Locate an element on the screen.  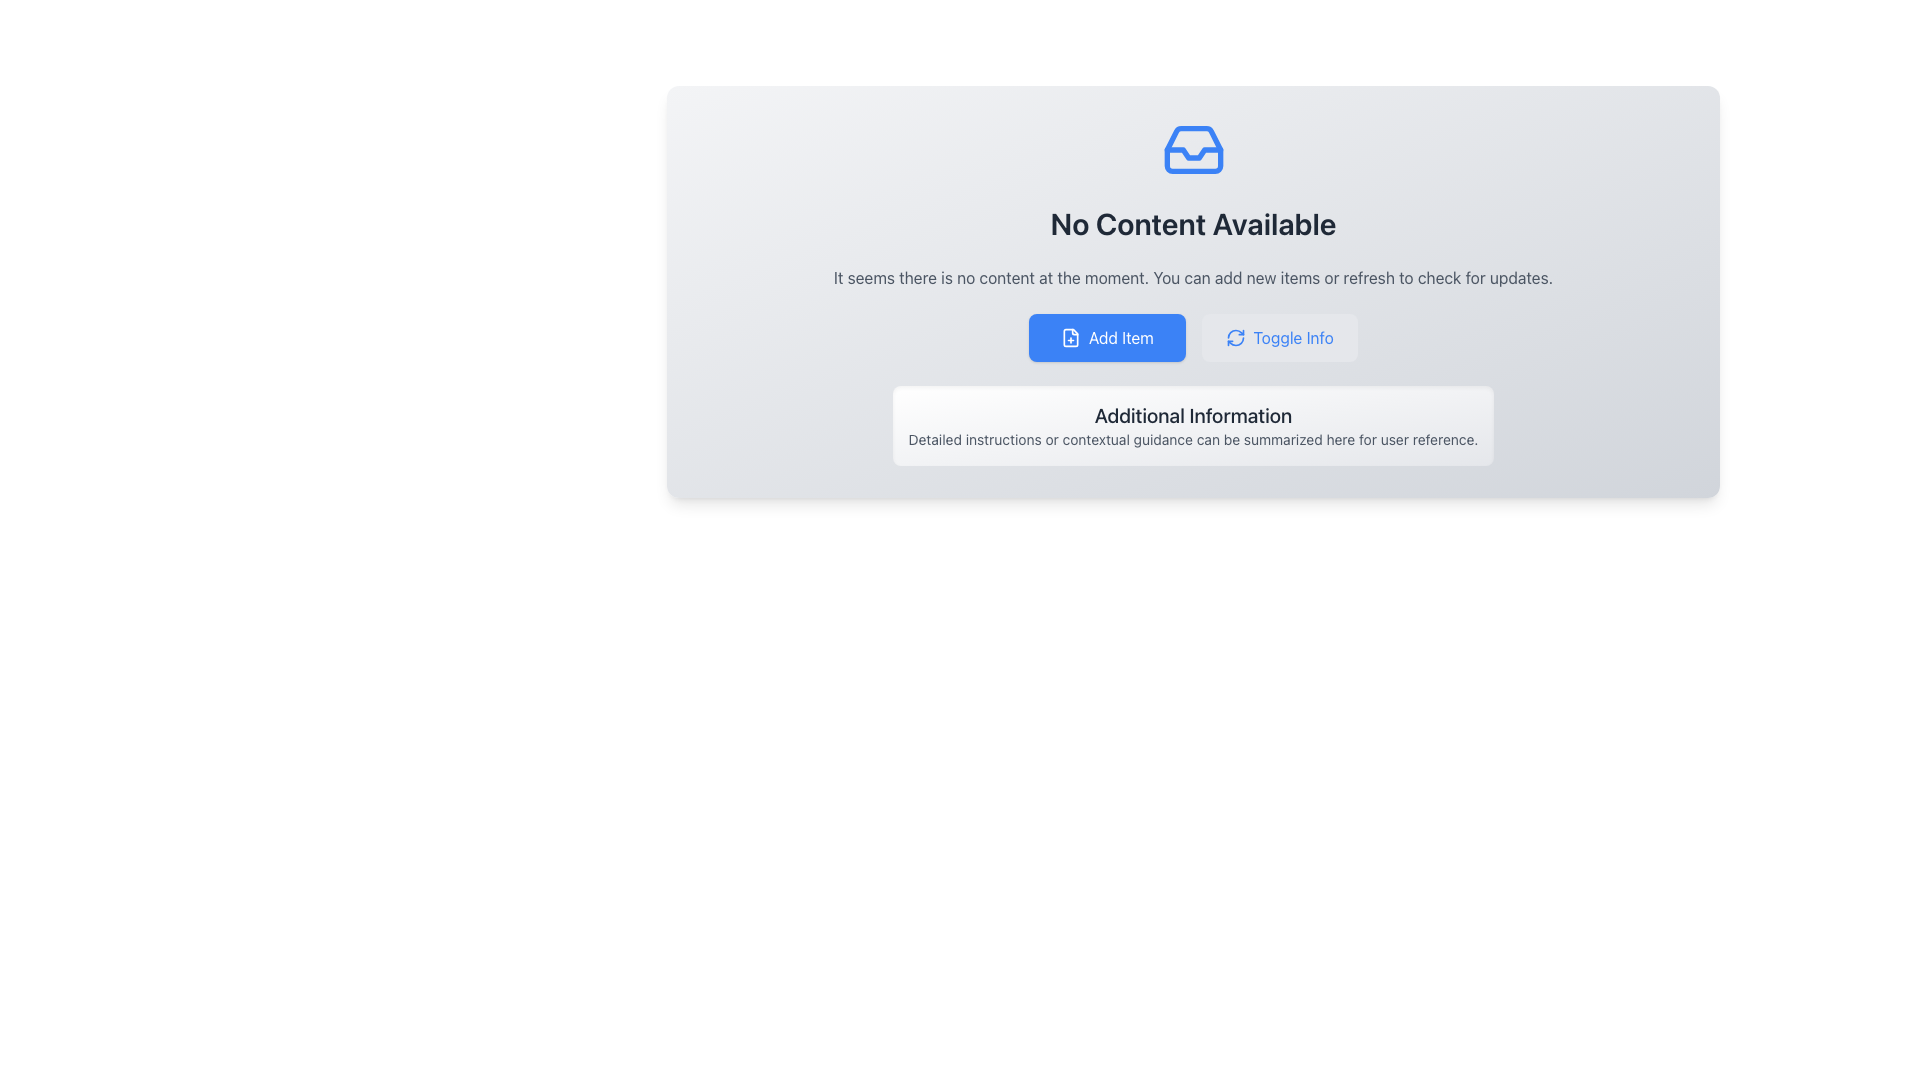
the decorative icon positioned above the 'No Content Available' text, centrally located in the informational panel is located at coordinates (1193, 149).